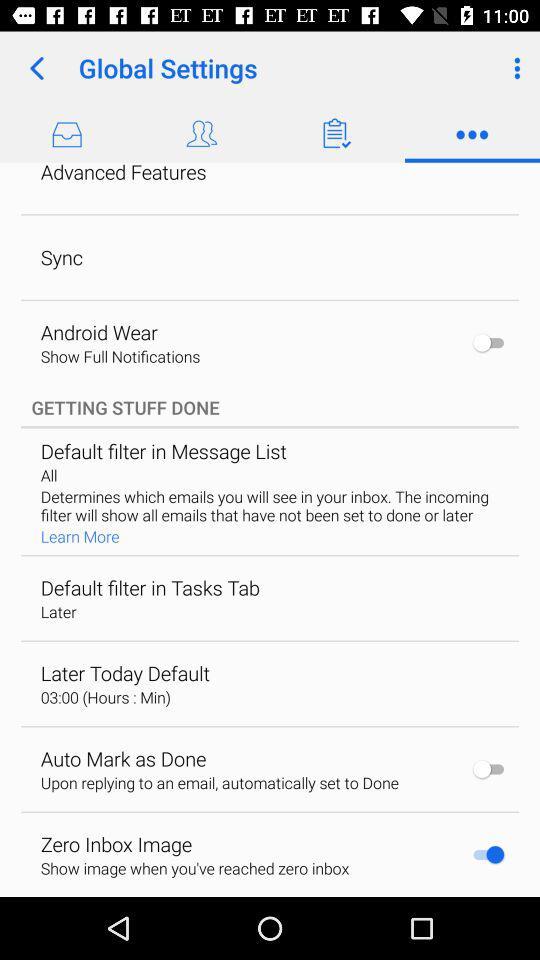  What do you see at coordinates (61, 256) in the screenshot?
I see `the sync` at bounding box center [61, 256].